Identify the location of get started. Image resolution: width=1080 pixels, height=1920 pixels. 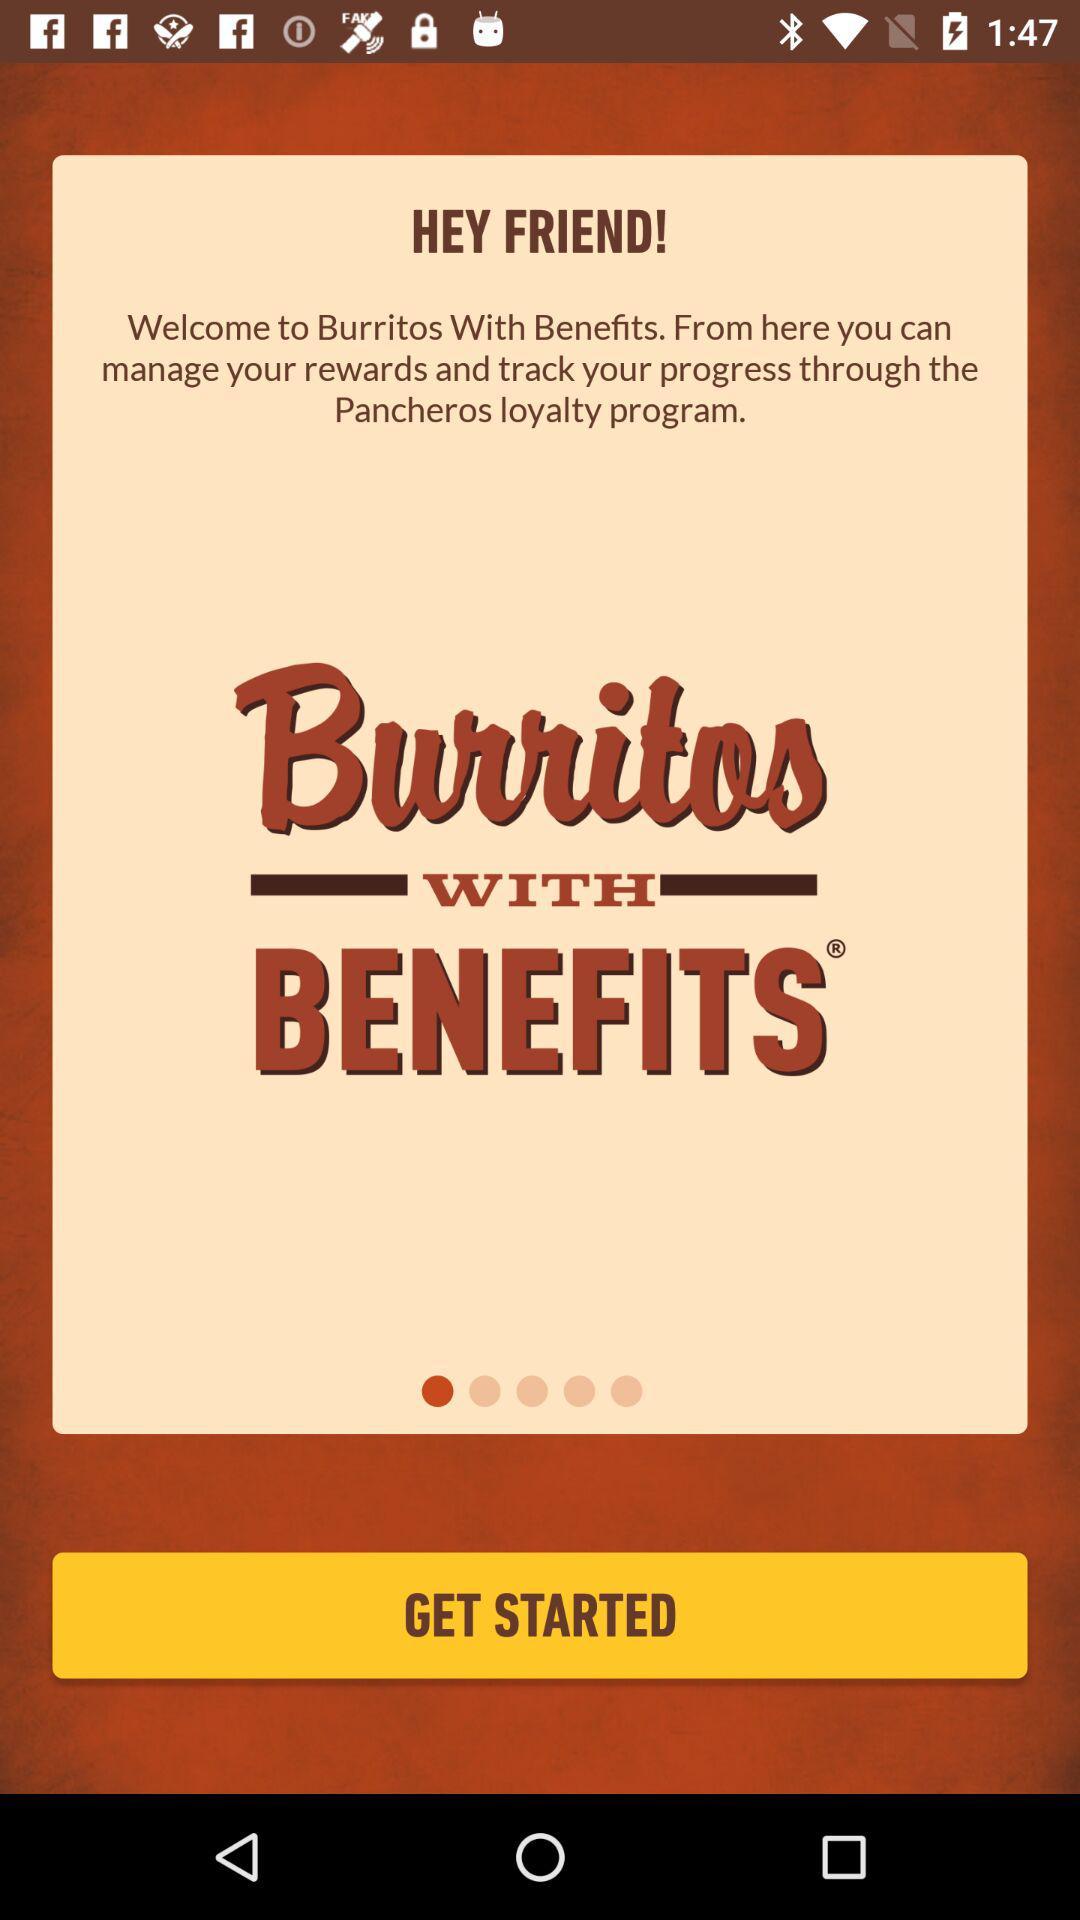
(540, 1615).